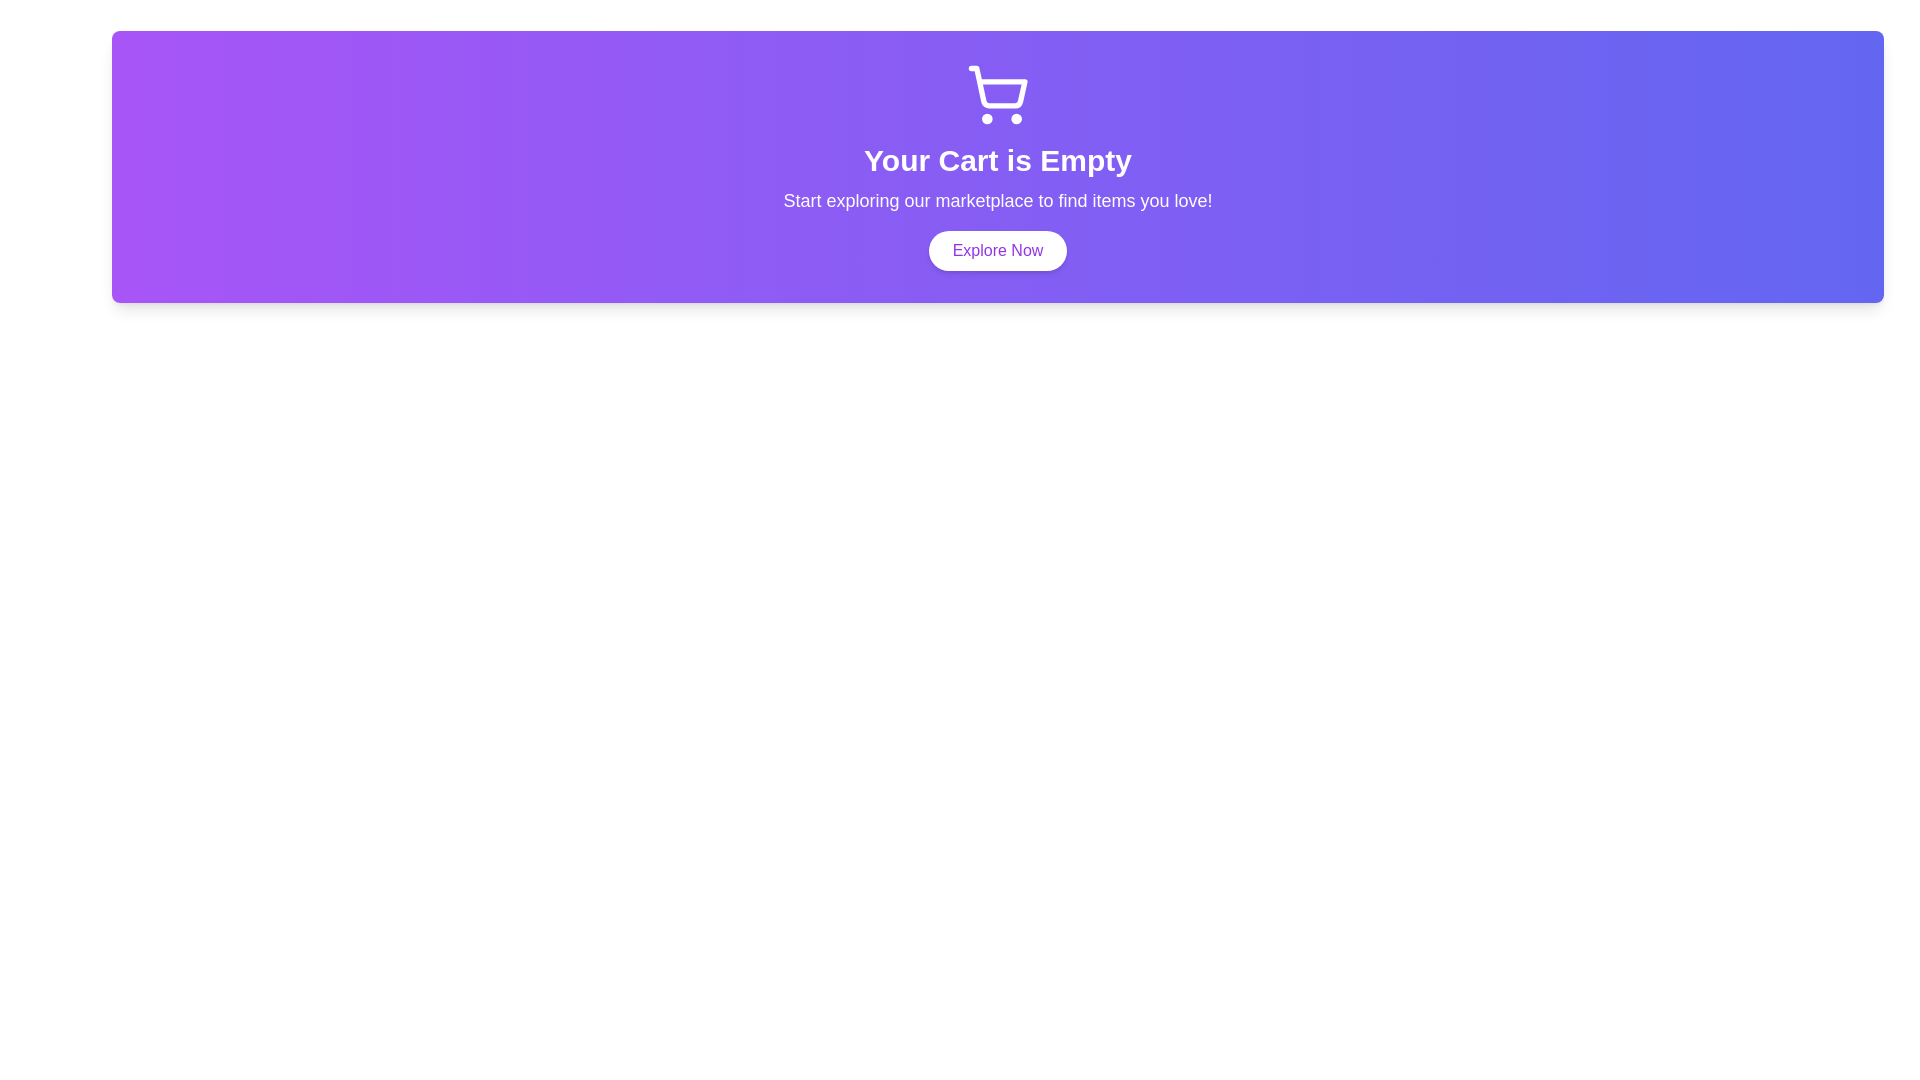 The height and width of the screenshot is (1080, 1920). I want to click on text displayed in the white sans-serif font that says 'Start exploring our marketplace to find items you love!' which is located below the 'Your Cart is Empty' text and above the 'Explore Now' button, so click(998, 200).